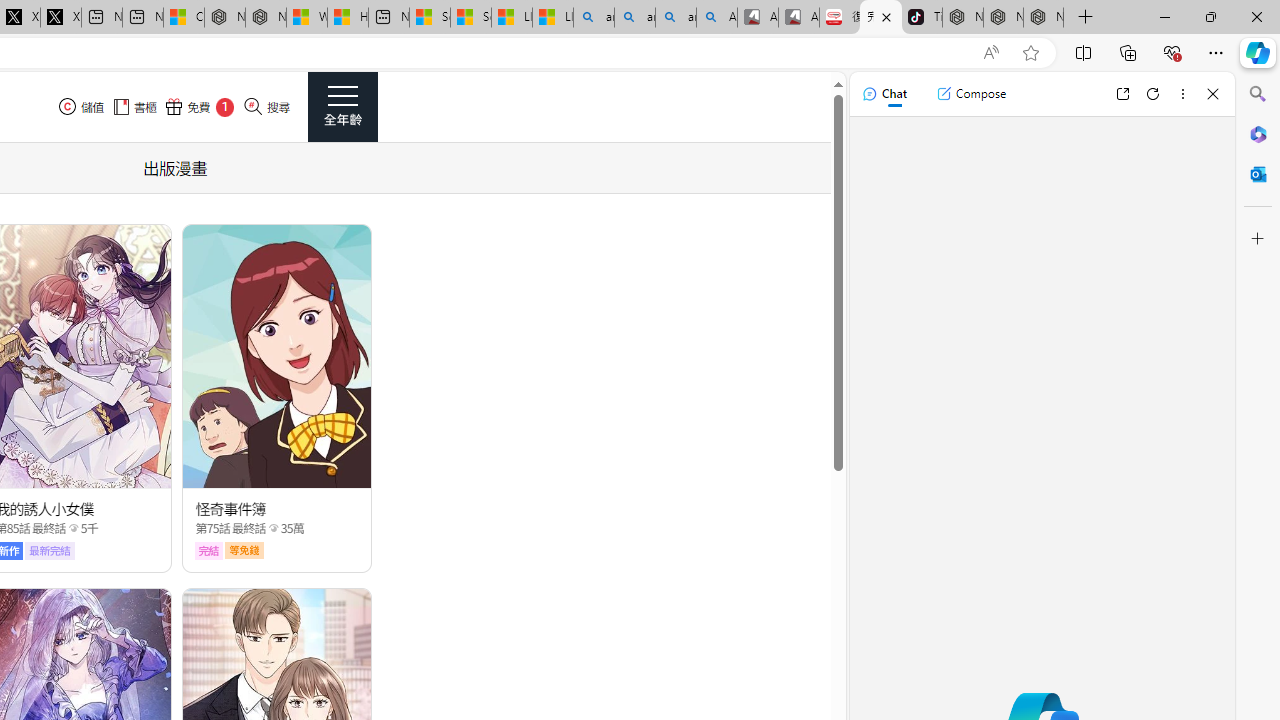 The height and width of the screenshot is (720, 1280). Describe the element at coordinates (883, 93) in the screenshot. I see `'Chat'` at that location.